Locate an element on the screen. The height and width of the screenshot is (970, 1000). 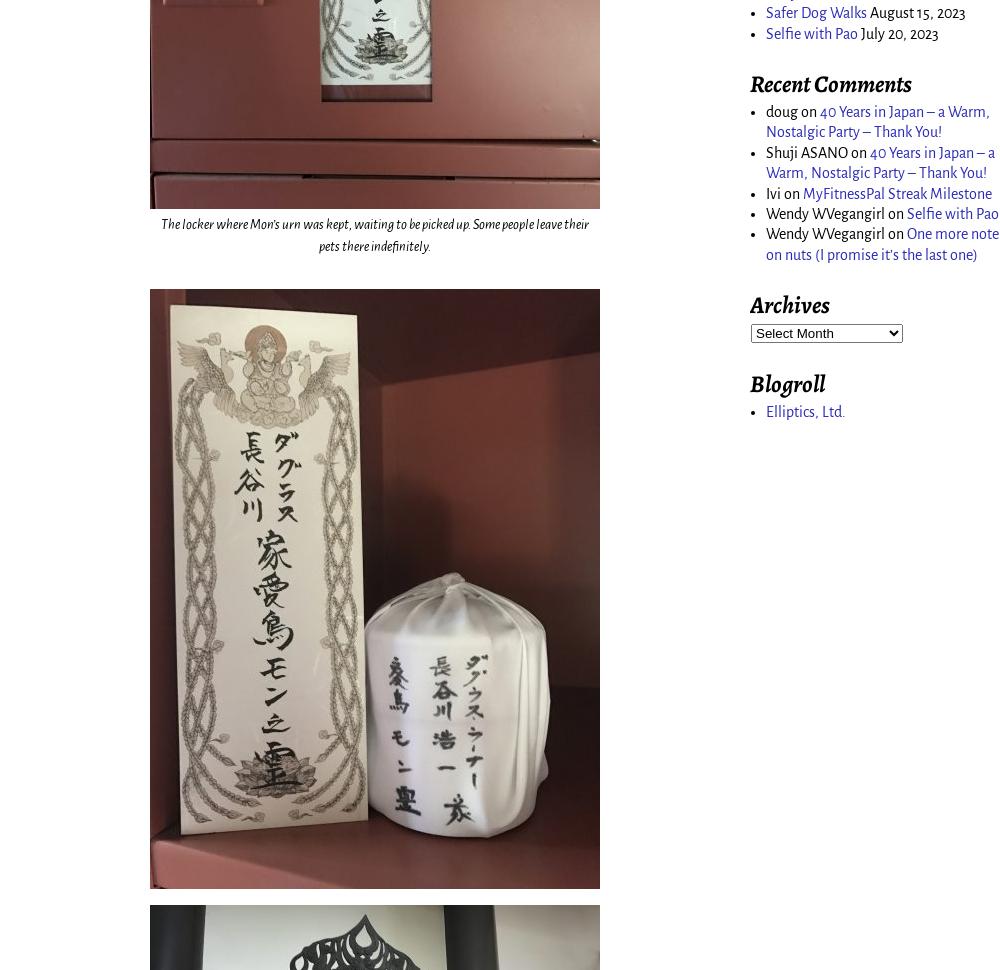
'July 20, 2023' is located at coordinates (900, 32).